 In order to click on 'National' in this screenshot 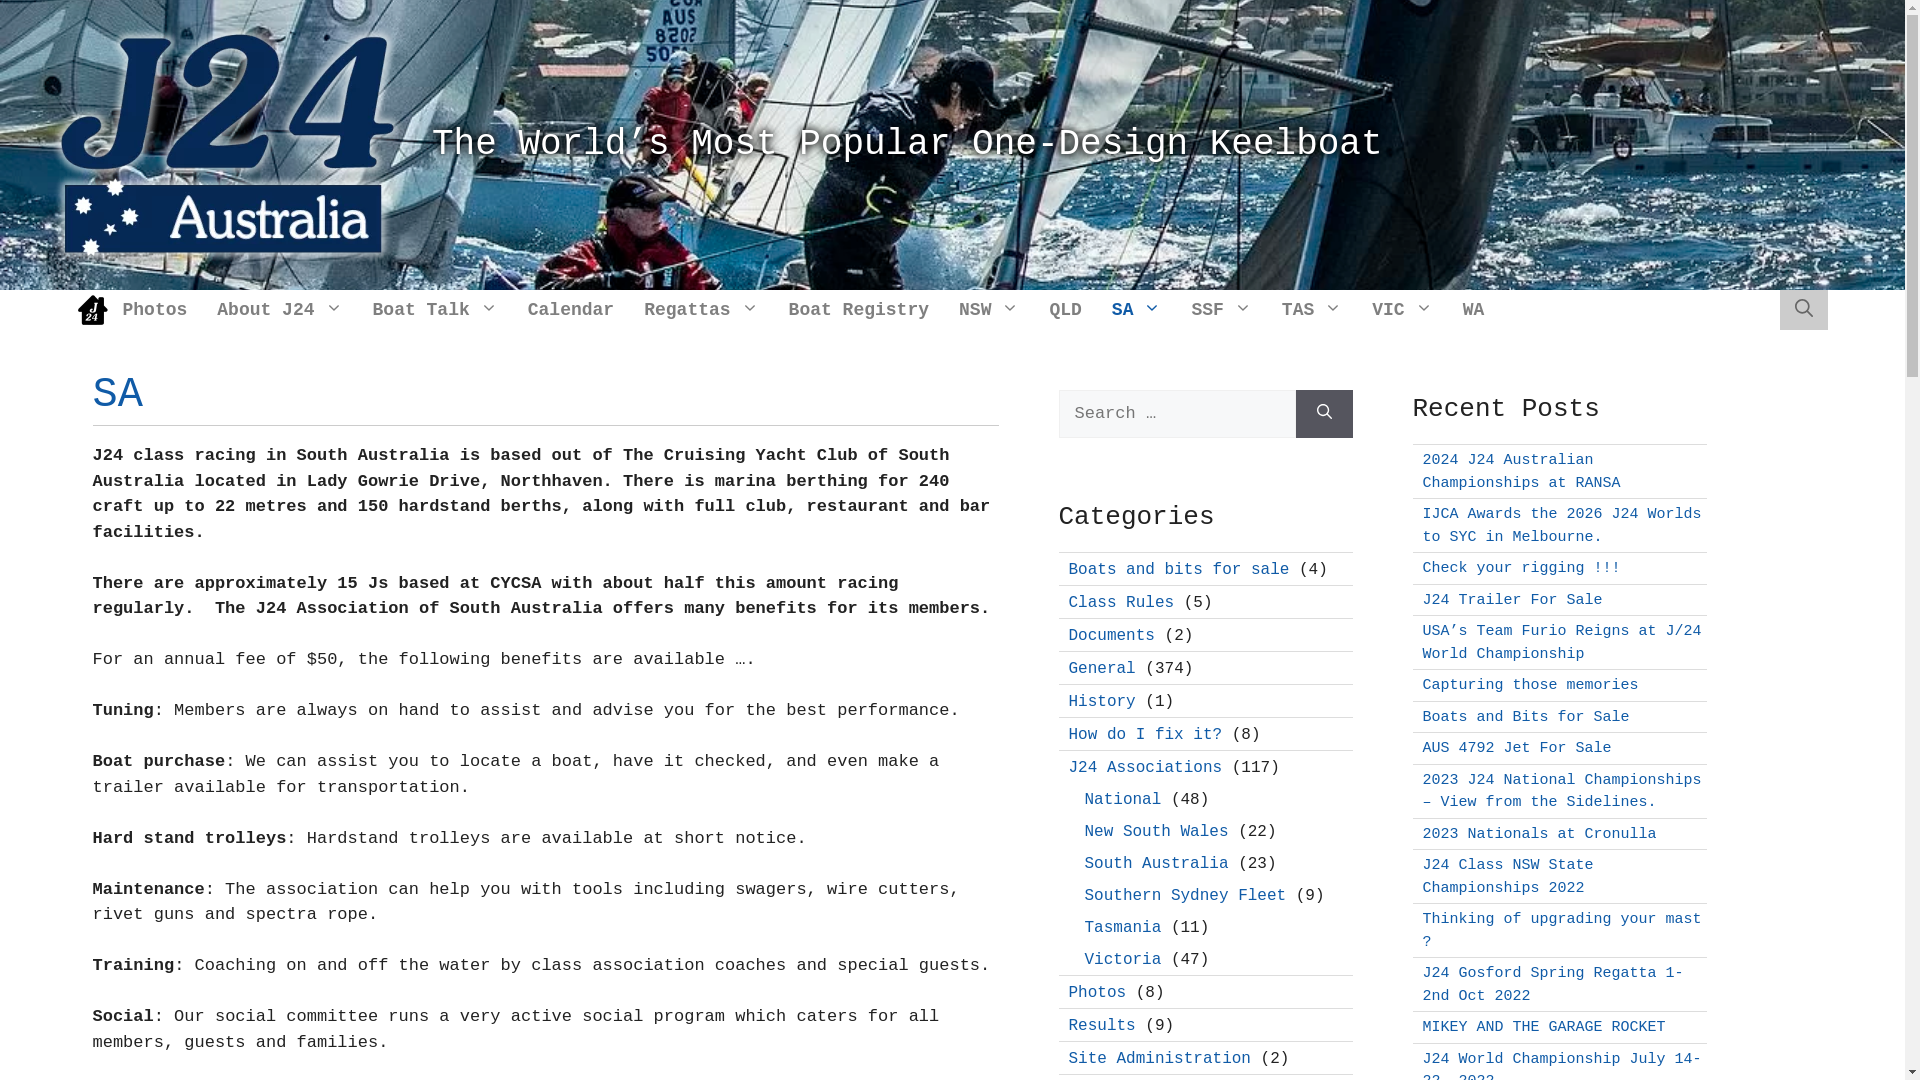, I will do `click(1122, 797)`.